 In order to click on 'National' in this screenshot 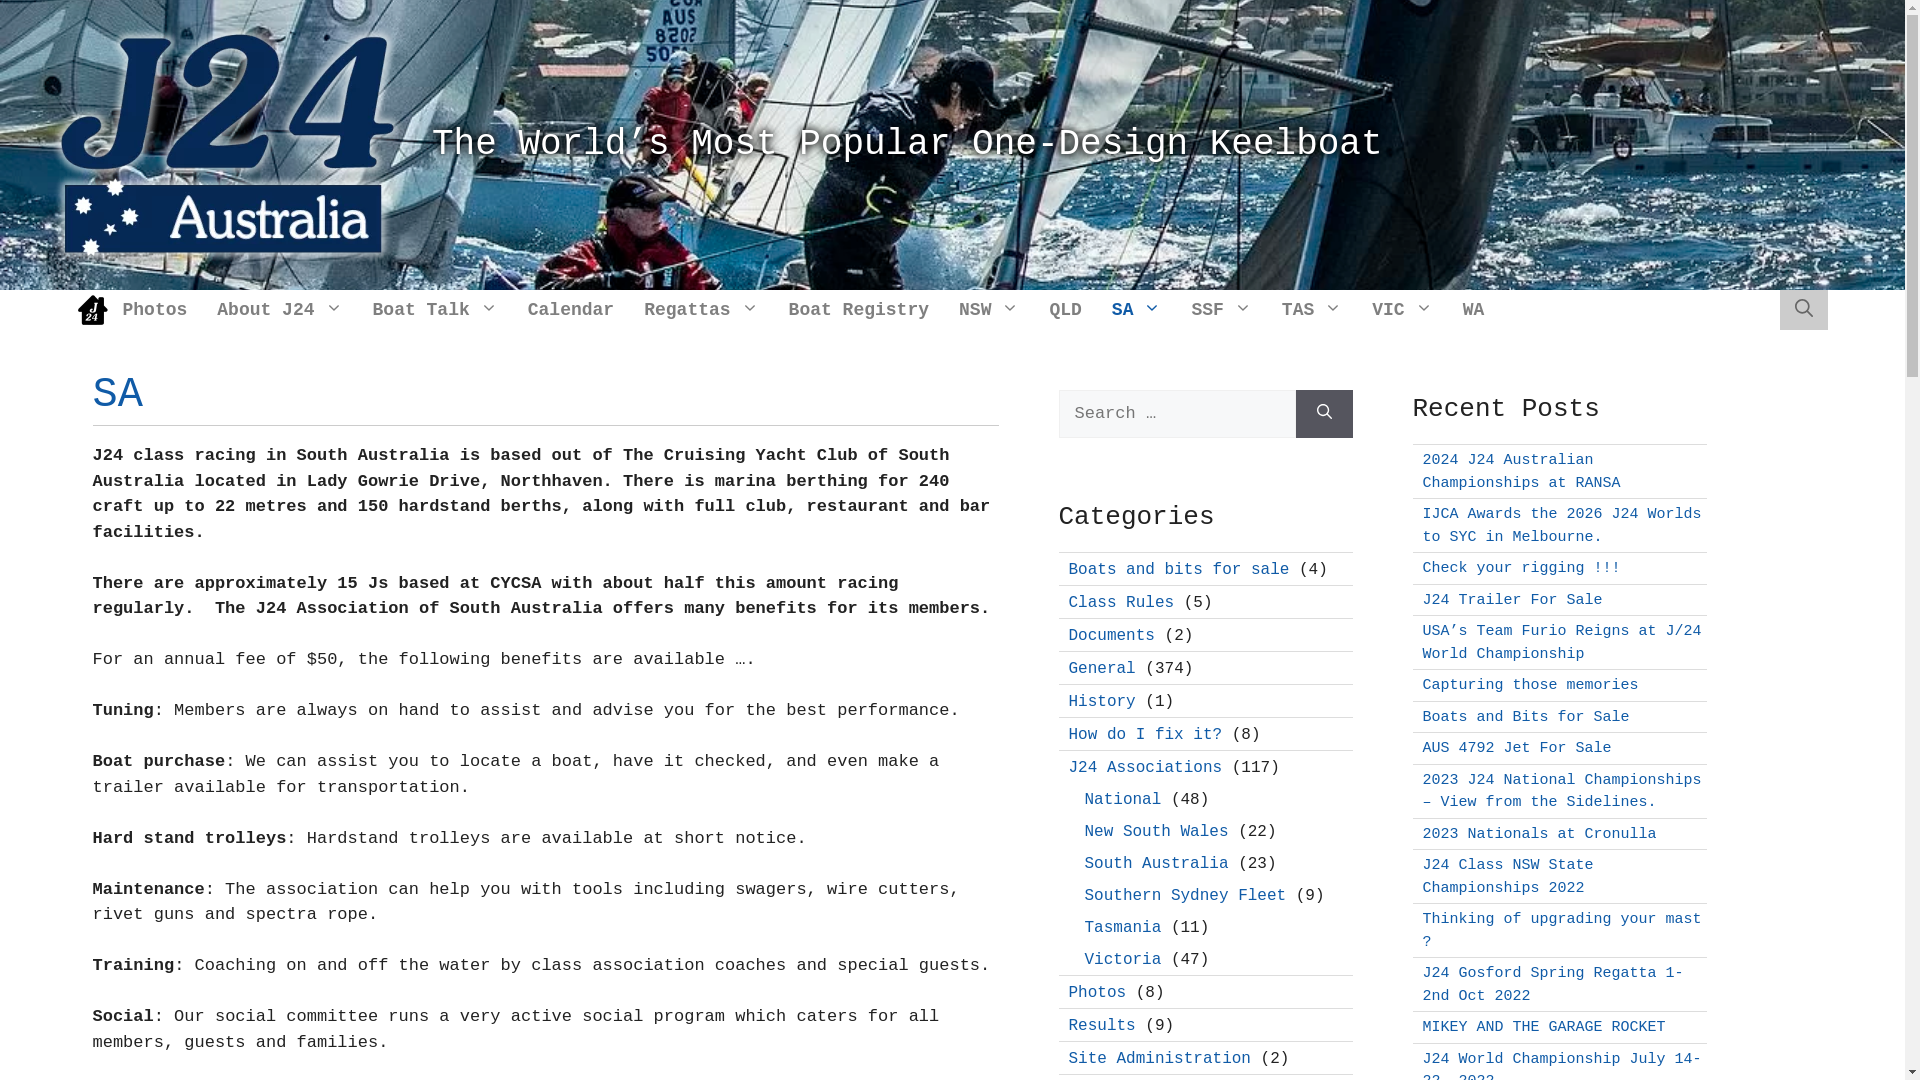, I will do `click(1122, 797)`.